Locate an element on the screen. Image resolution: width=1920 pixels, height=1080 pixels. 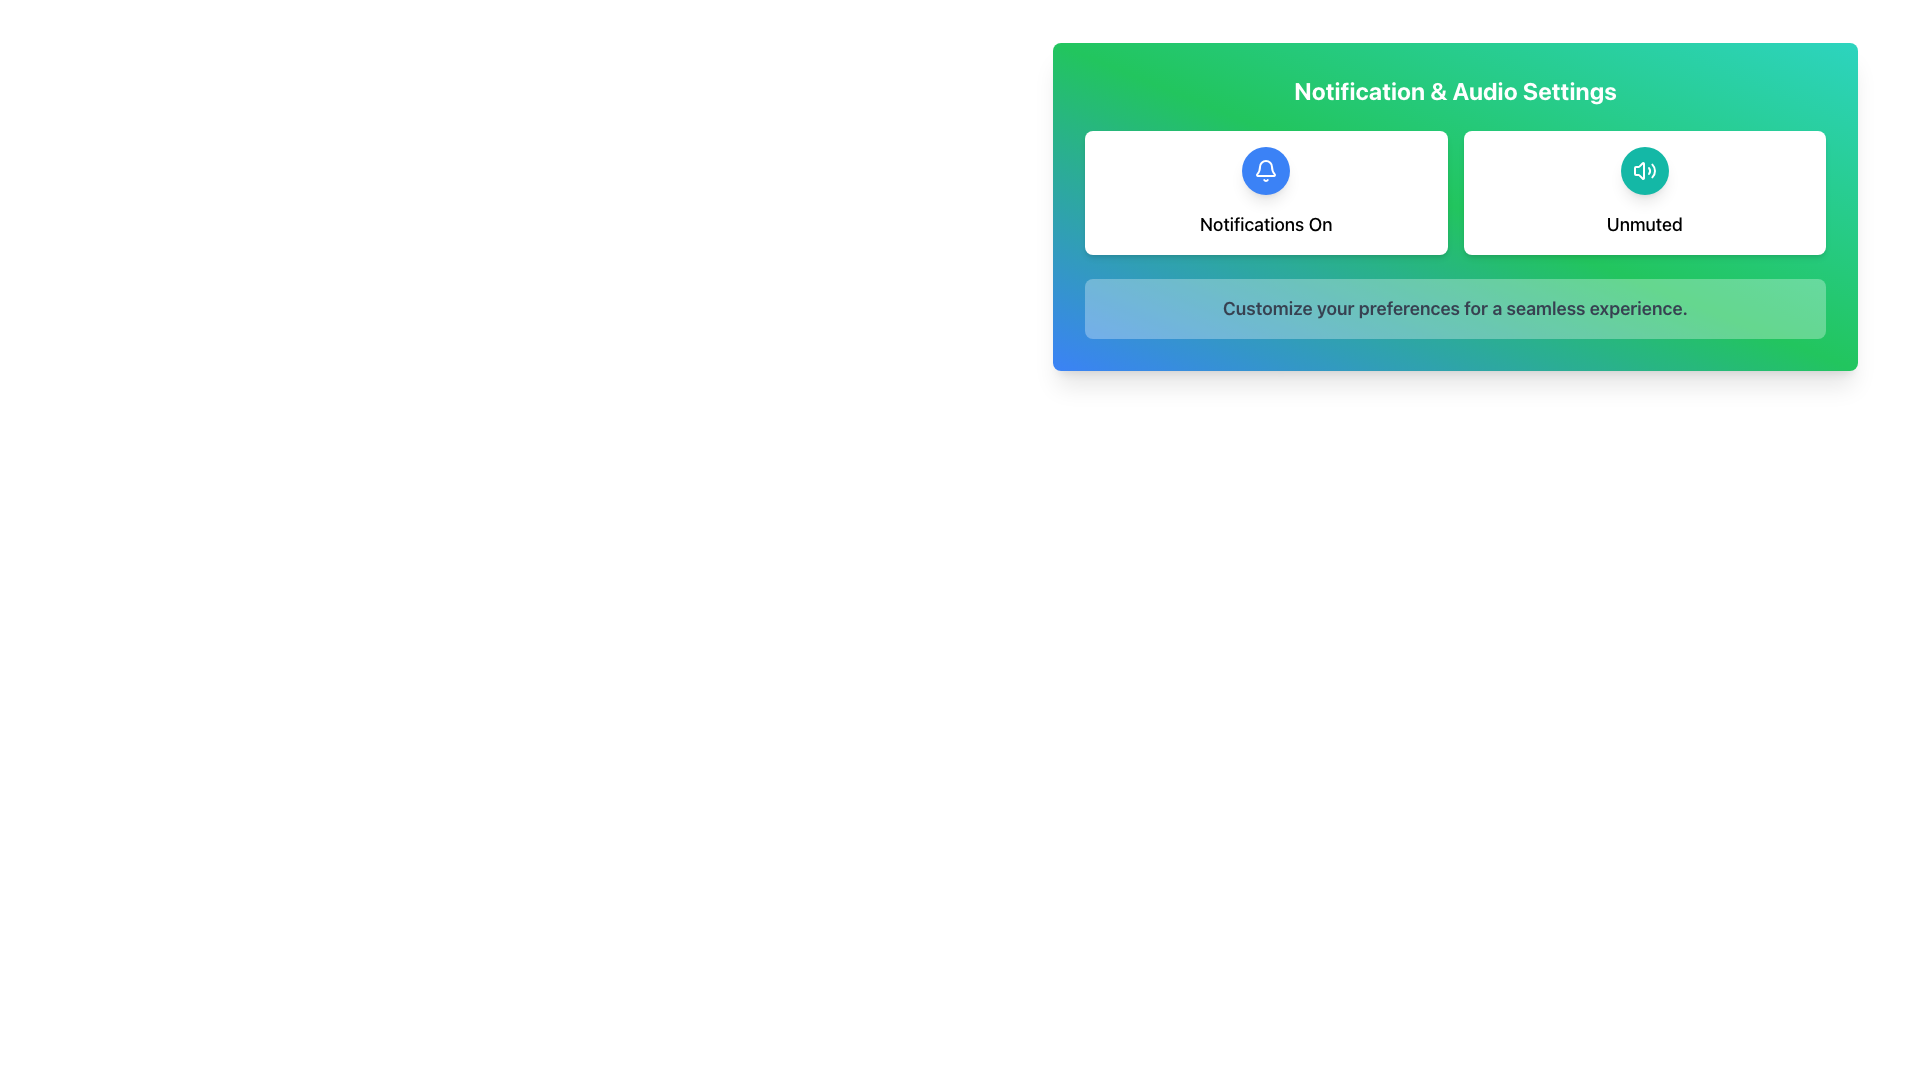
the button to manage or toggle notification settings, located within the 'Notifications On' section of the Notification & Audio Settings interface is located at coordinates (1265, 169).